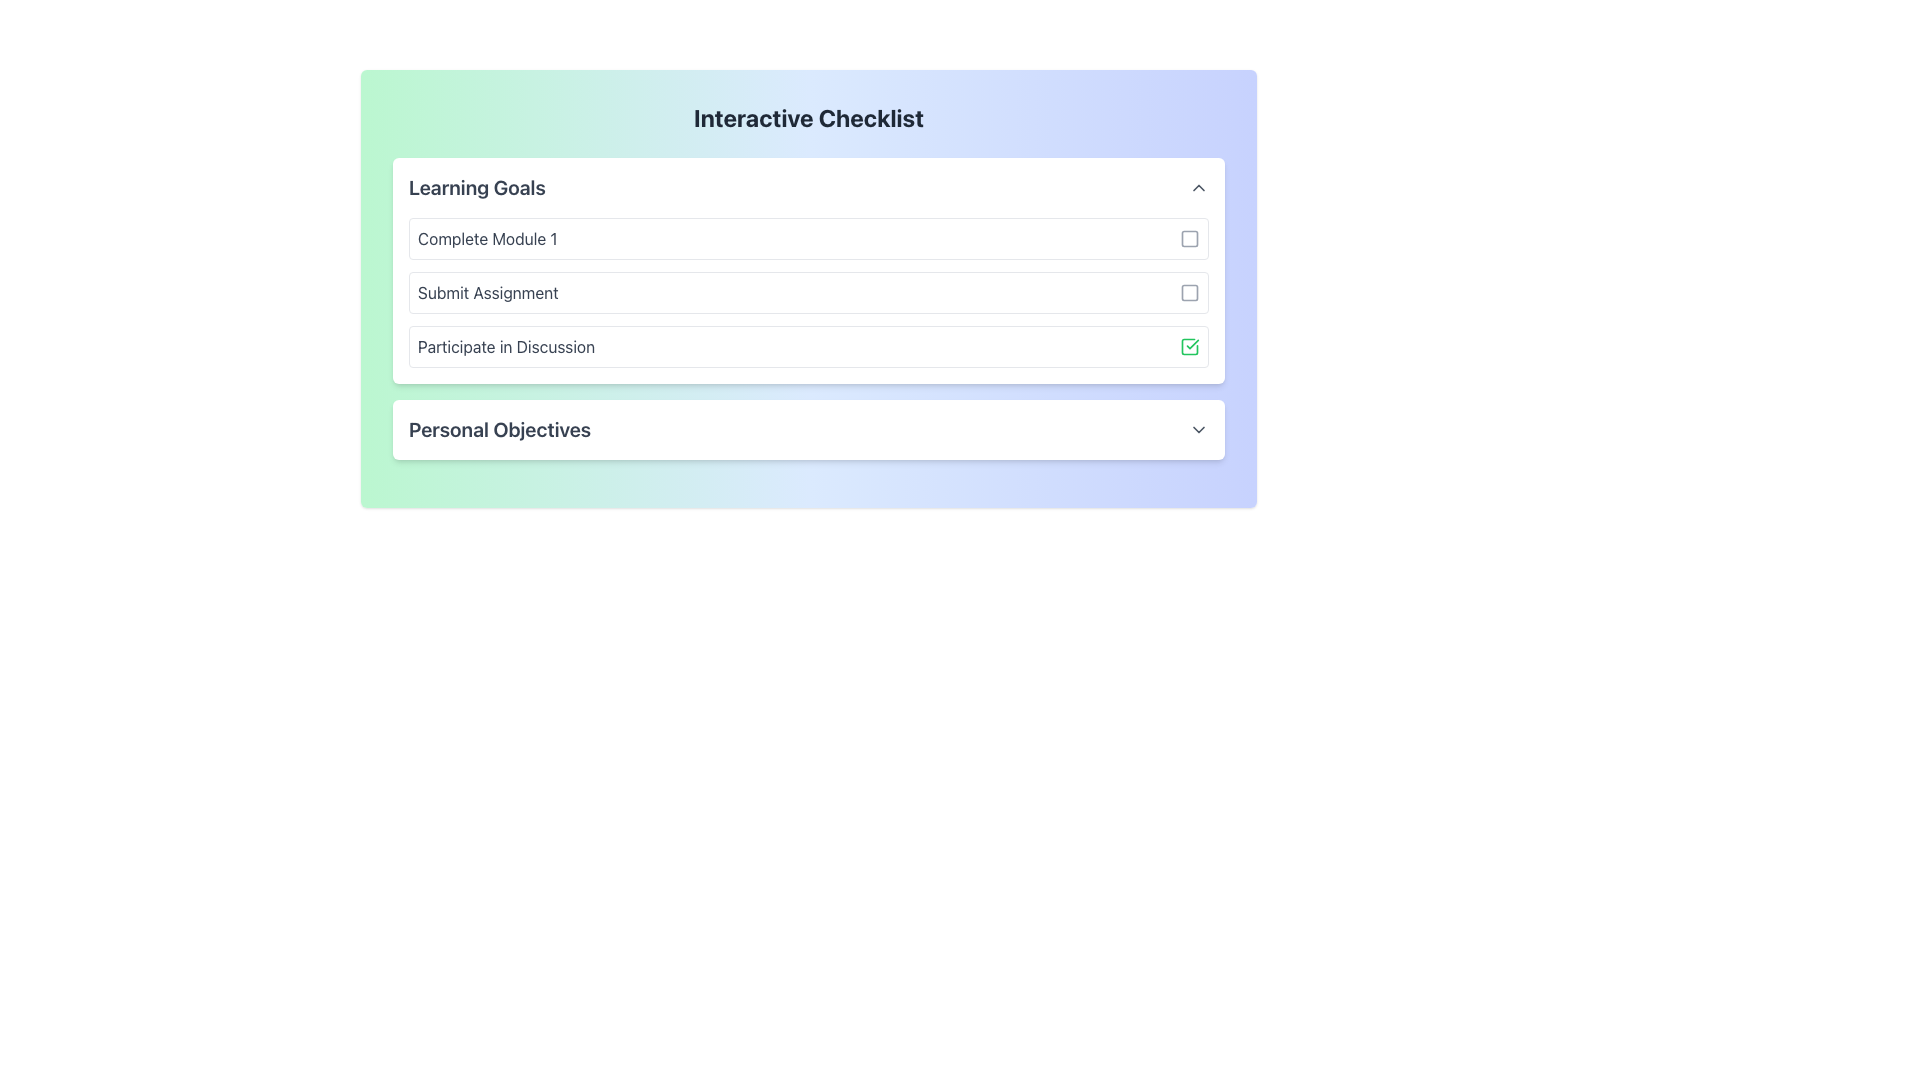 The width and height of the screenshot is (1920, 1080). Describe the element at coordinates (476, 188) in the screenshot. I see `the text label UI component that serves as a title or heading for the associated section located near the top-left corner of the section header` at that location.